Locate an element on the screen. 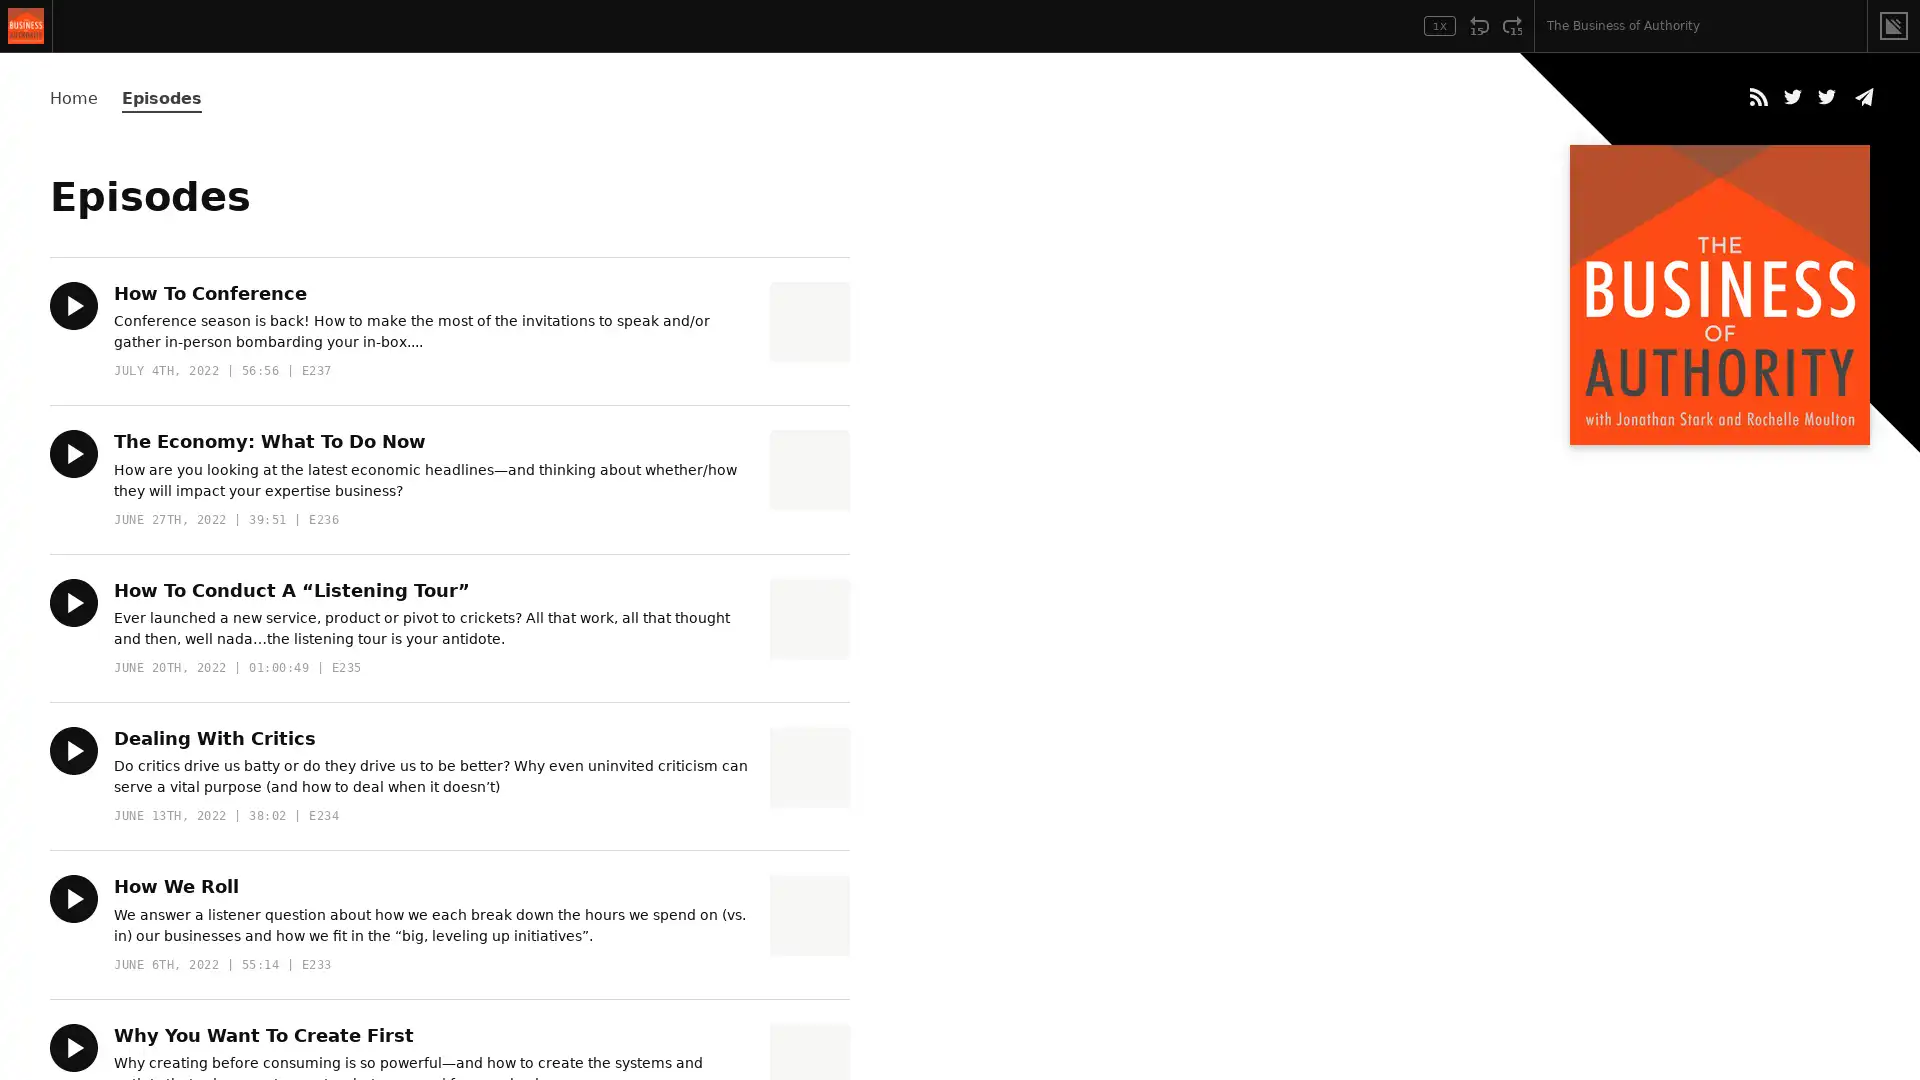 This screenshot has height=1080, width=1920. Play is located at coordinates (73, 897).